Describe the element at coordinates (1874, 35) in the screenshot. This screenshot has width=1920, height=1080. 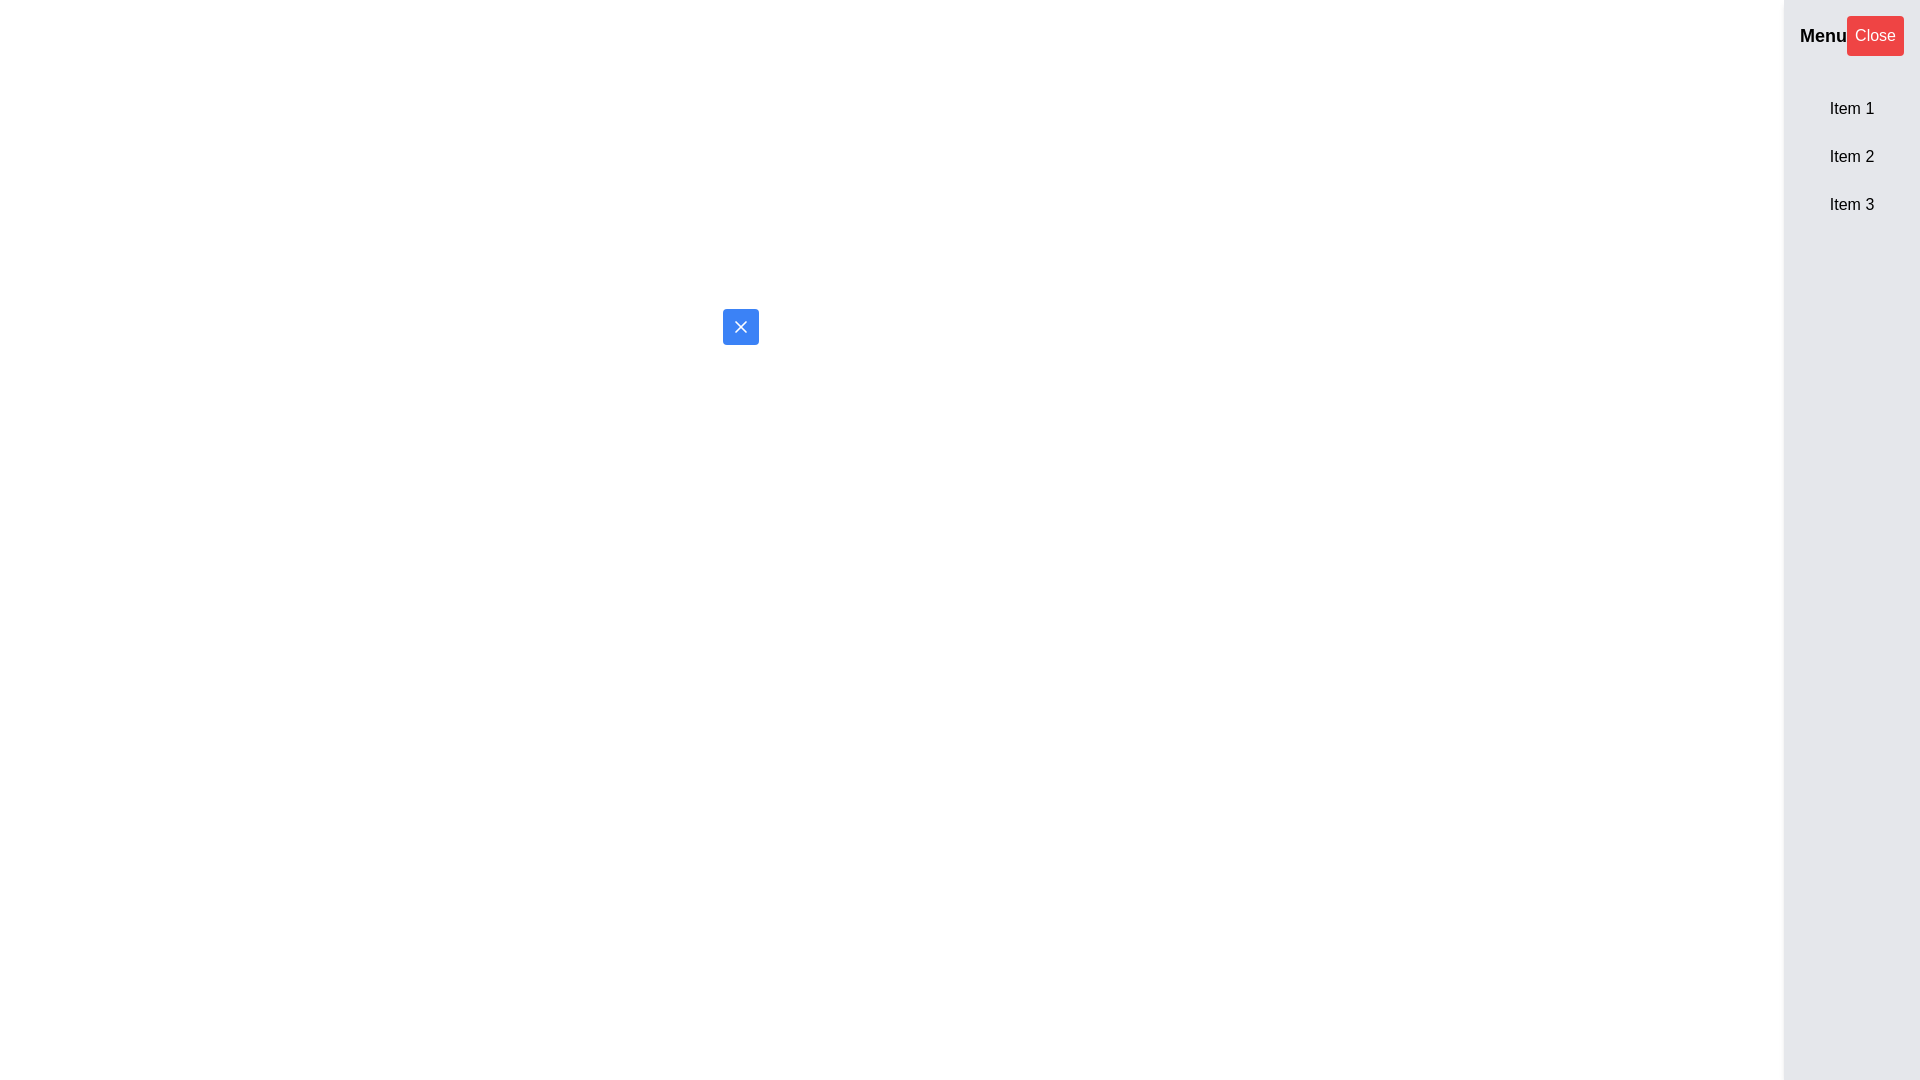
I see `the button located in the top-right corner of the interface, designed` at that location.